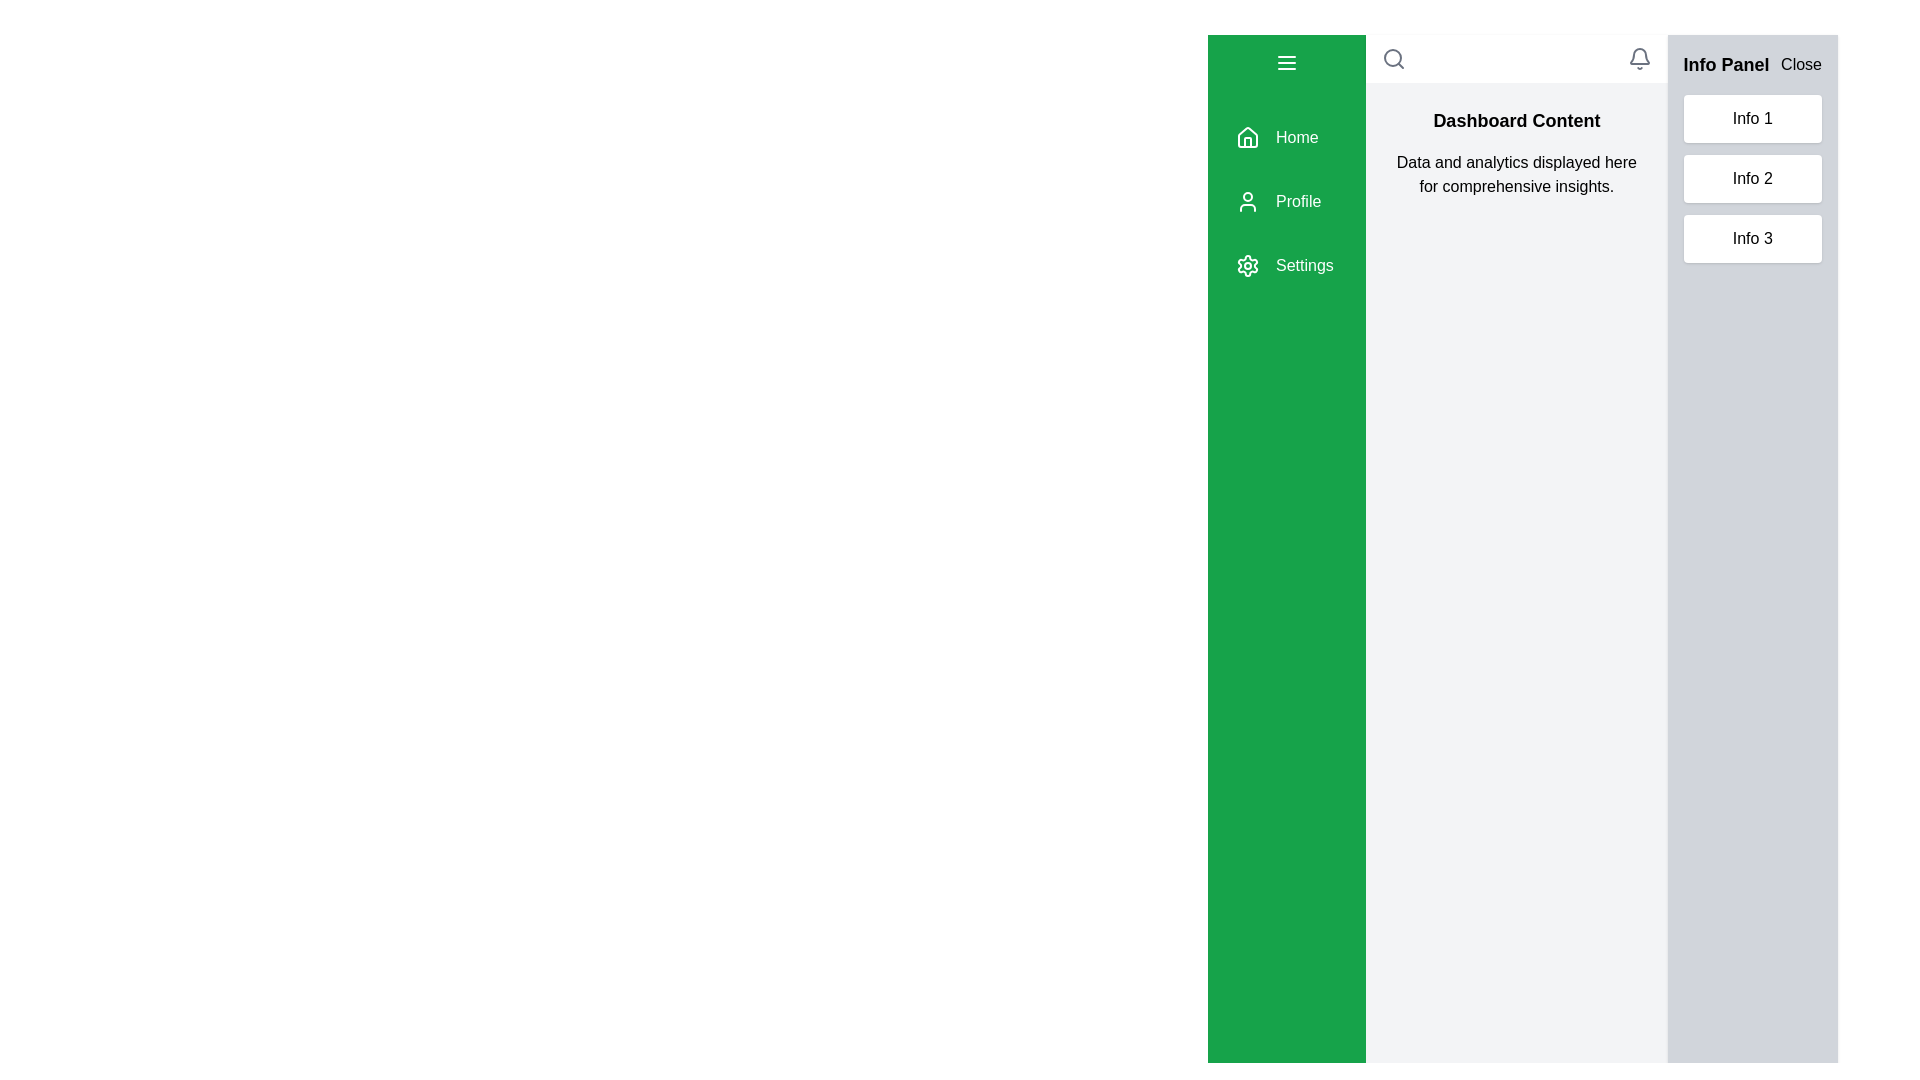  Describe the element at coordinates (1287, 61) in the screenshot. I see `the menu toggle button located at the upper left of the green vertical navigation panel` at that location.